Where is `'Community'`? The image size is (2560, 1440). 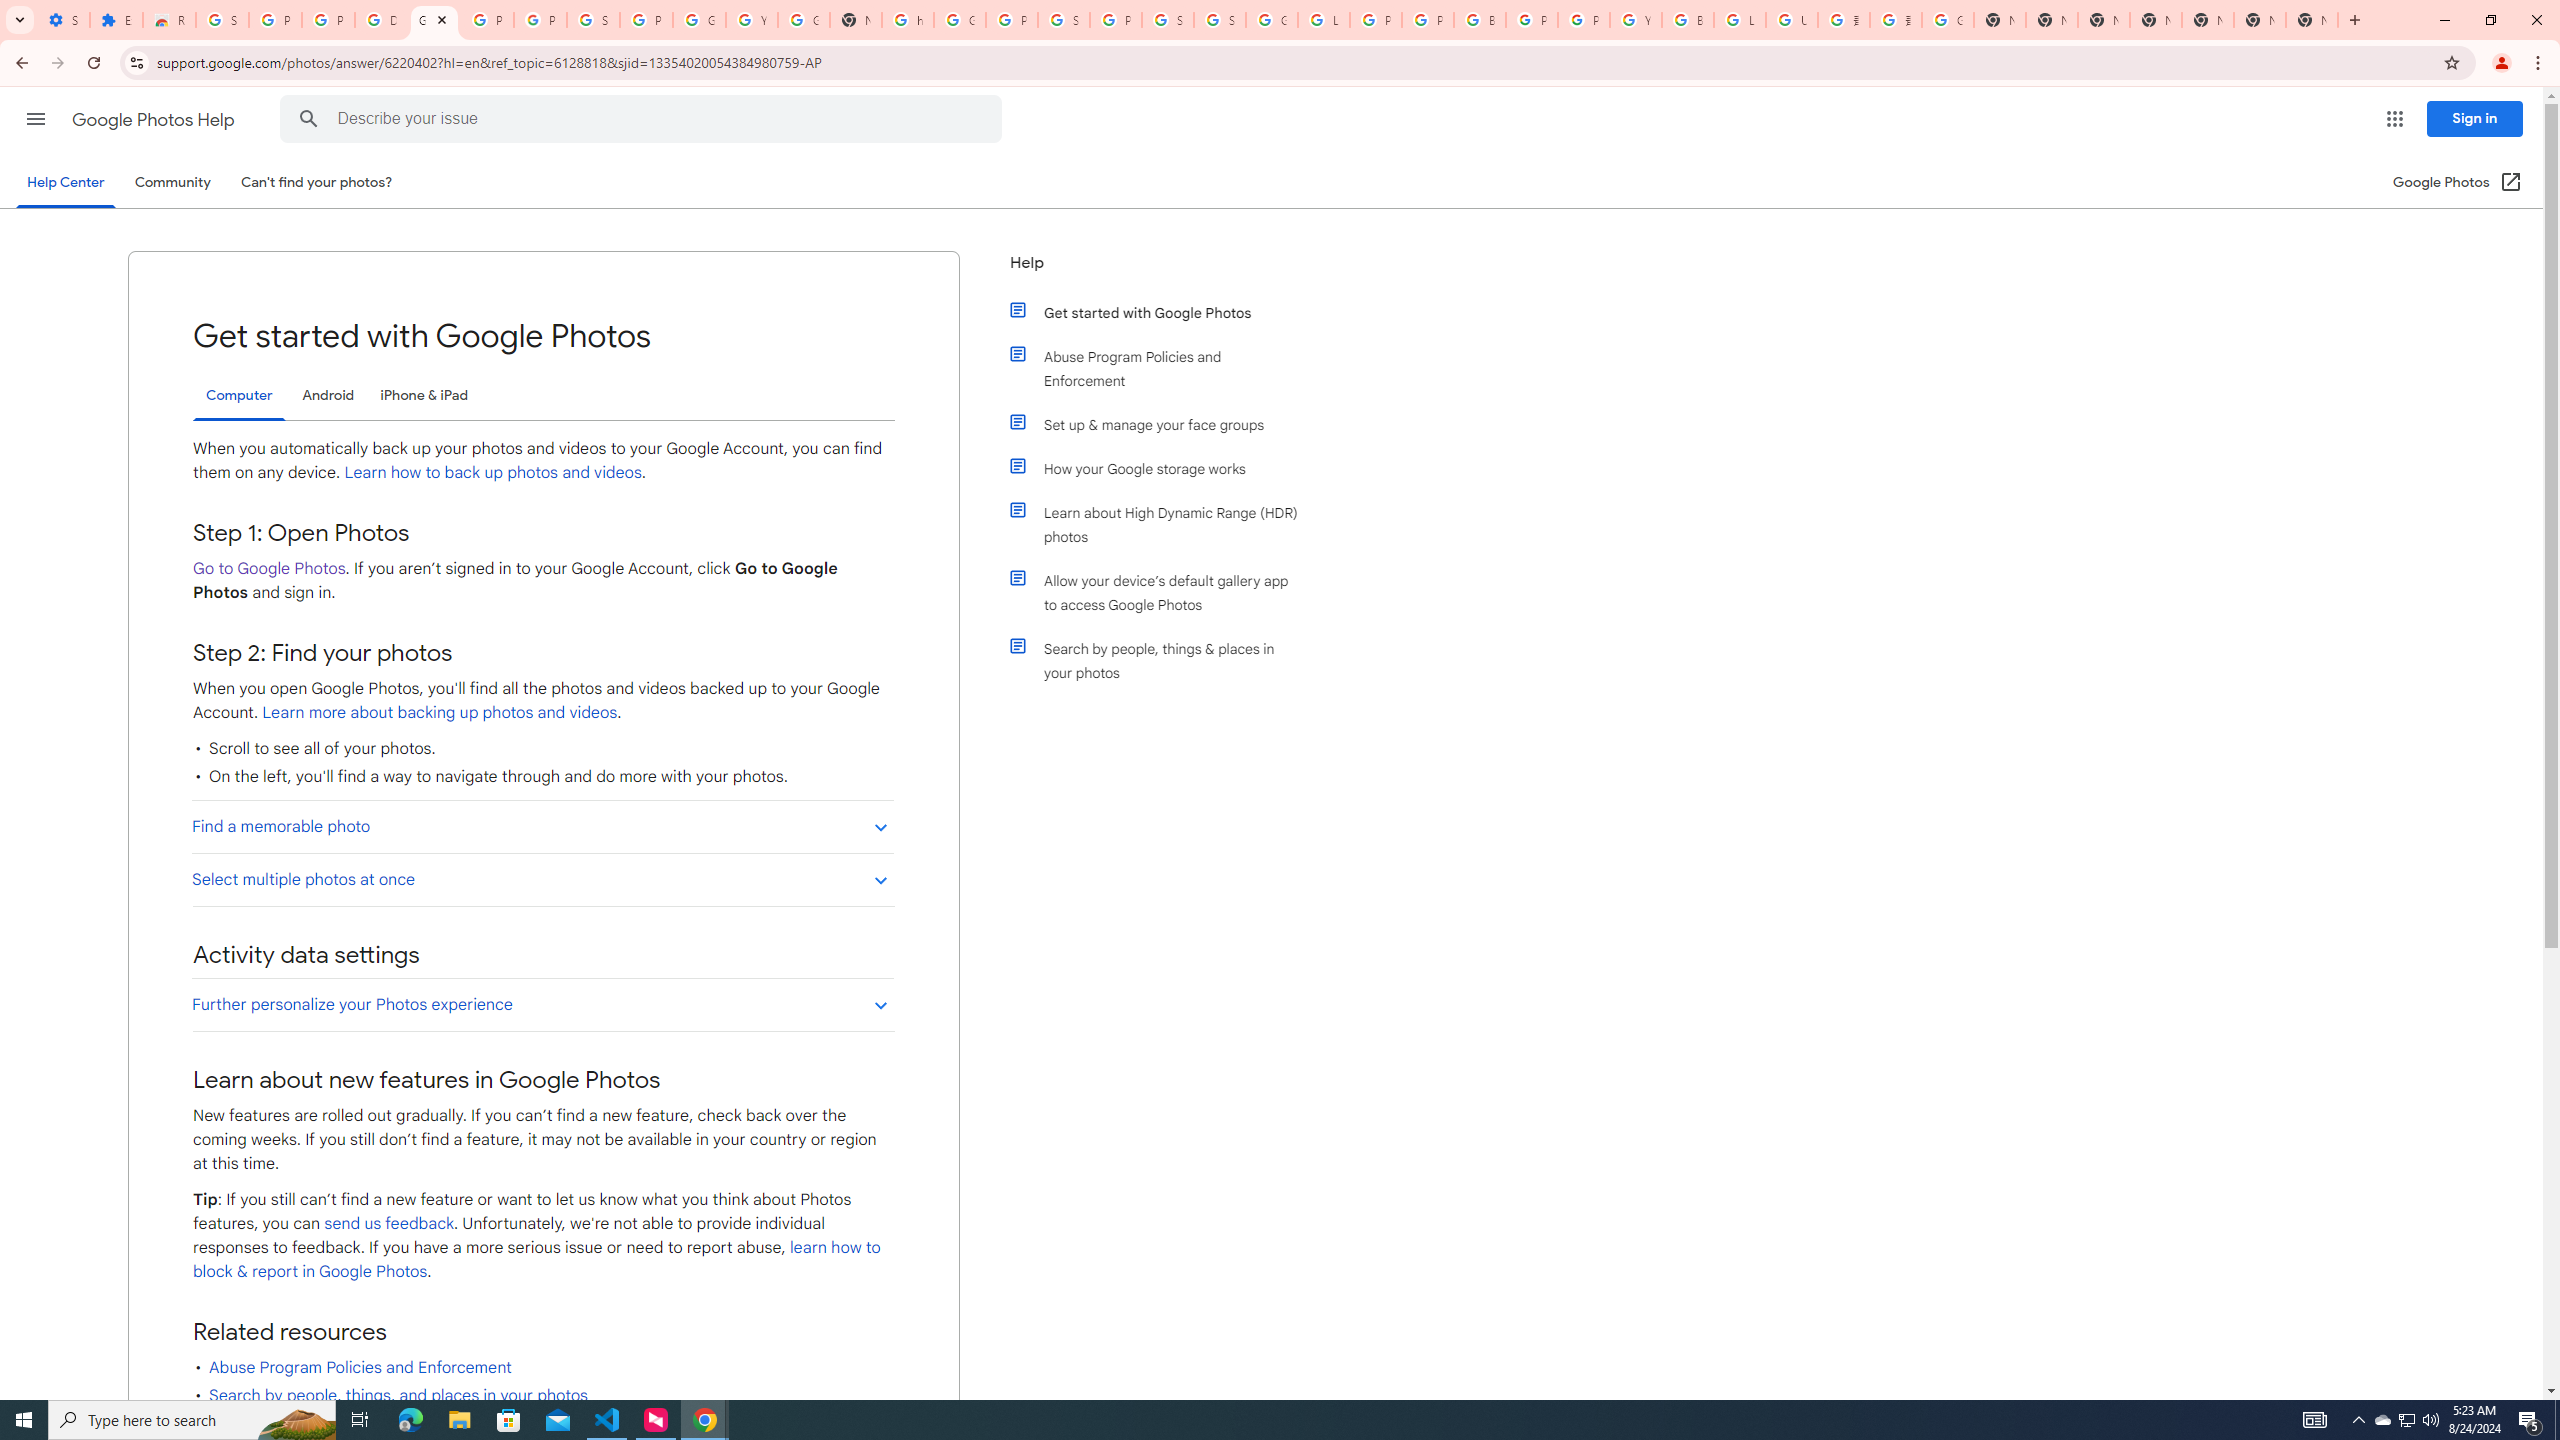
'Community' is located at coordinates (171, 181).